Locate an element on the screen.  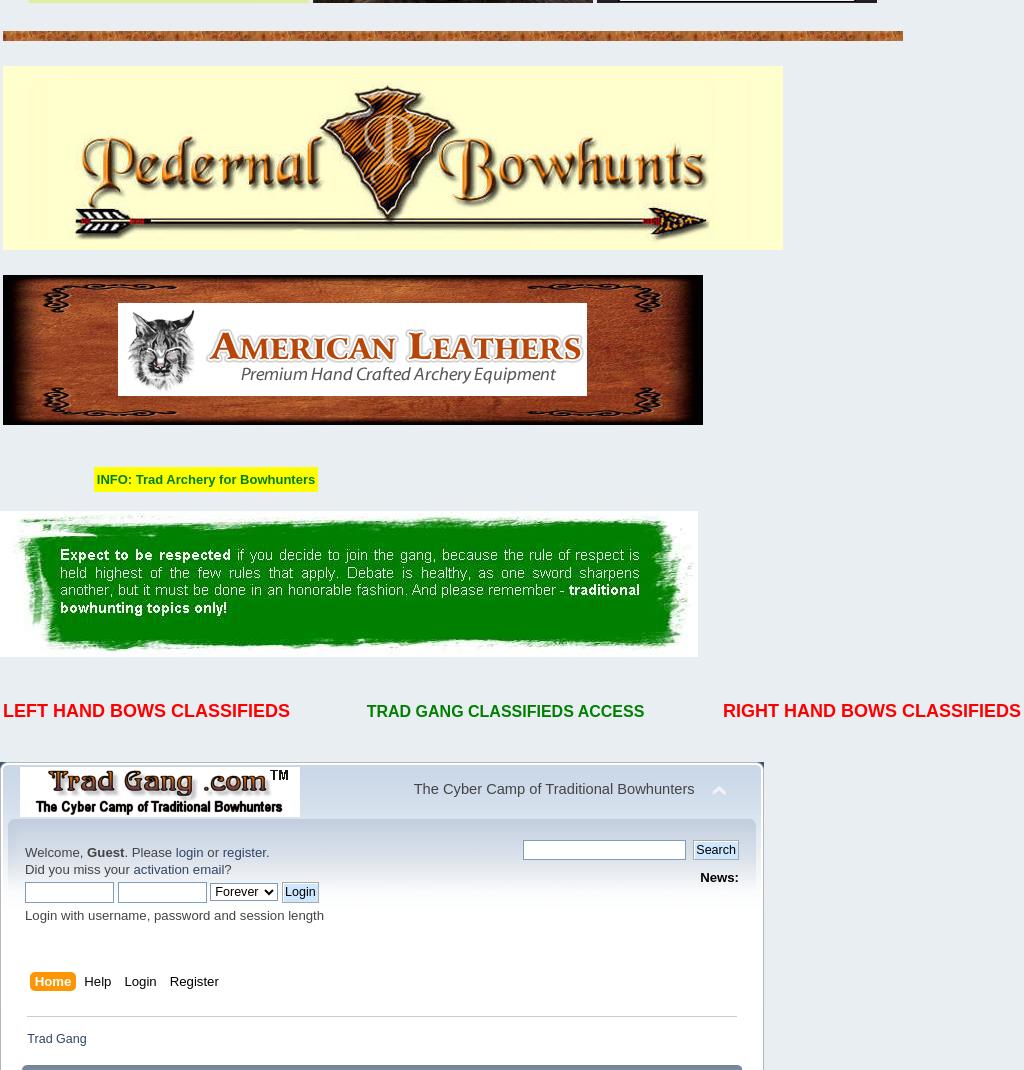
'LEFT HAND BOWS CLASSIFIEDS' is located at coordinates (145, 710).